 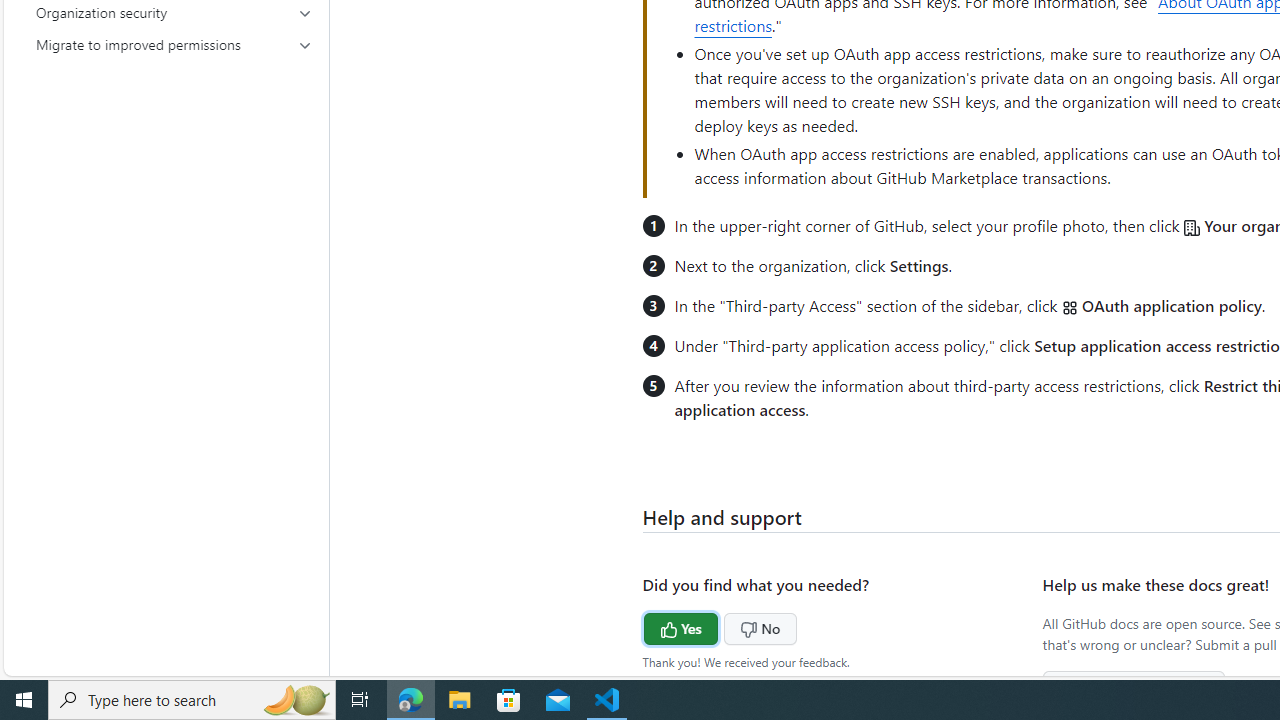 I want to click on 'Make a contribution', so click(x=1134, y=685).